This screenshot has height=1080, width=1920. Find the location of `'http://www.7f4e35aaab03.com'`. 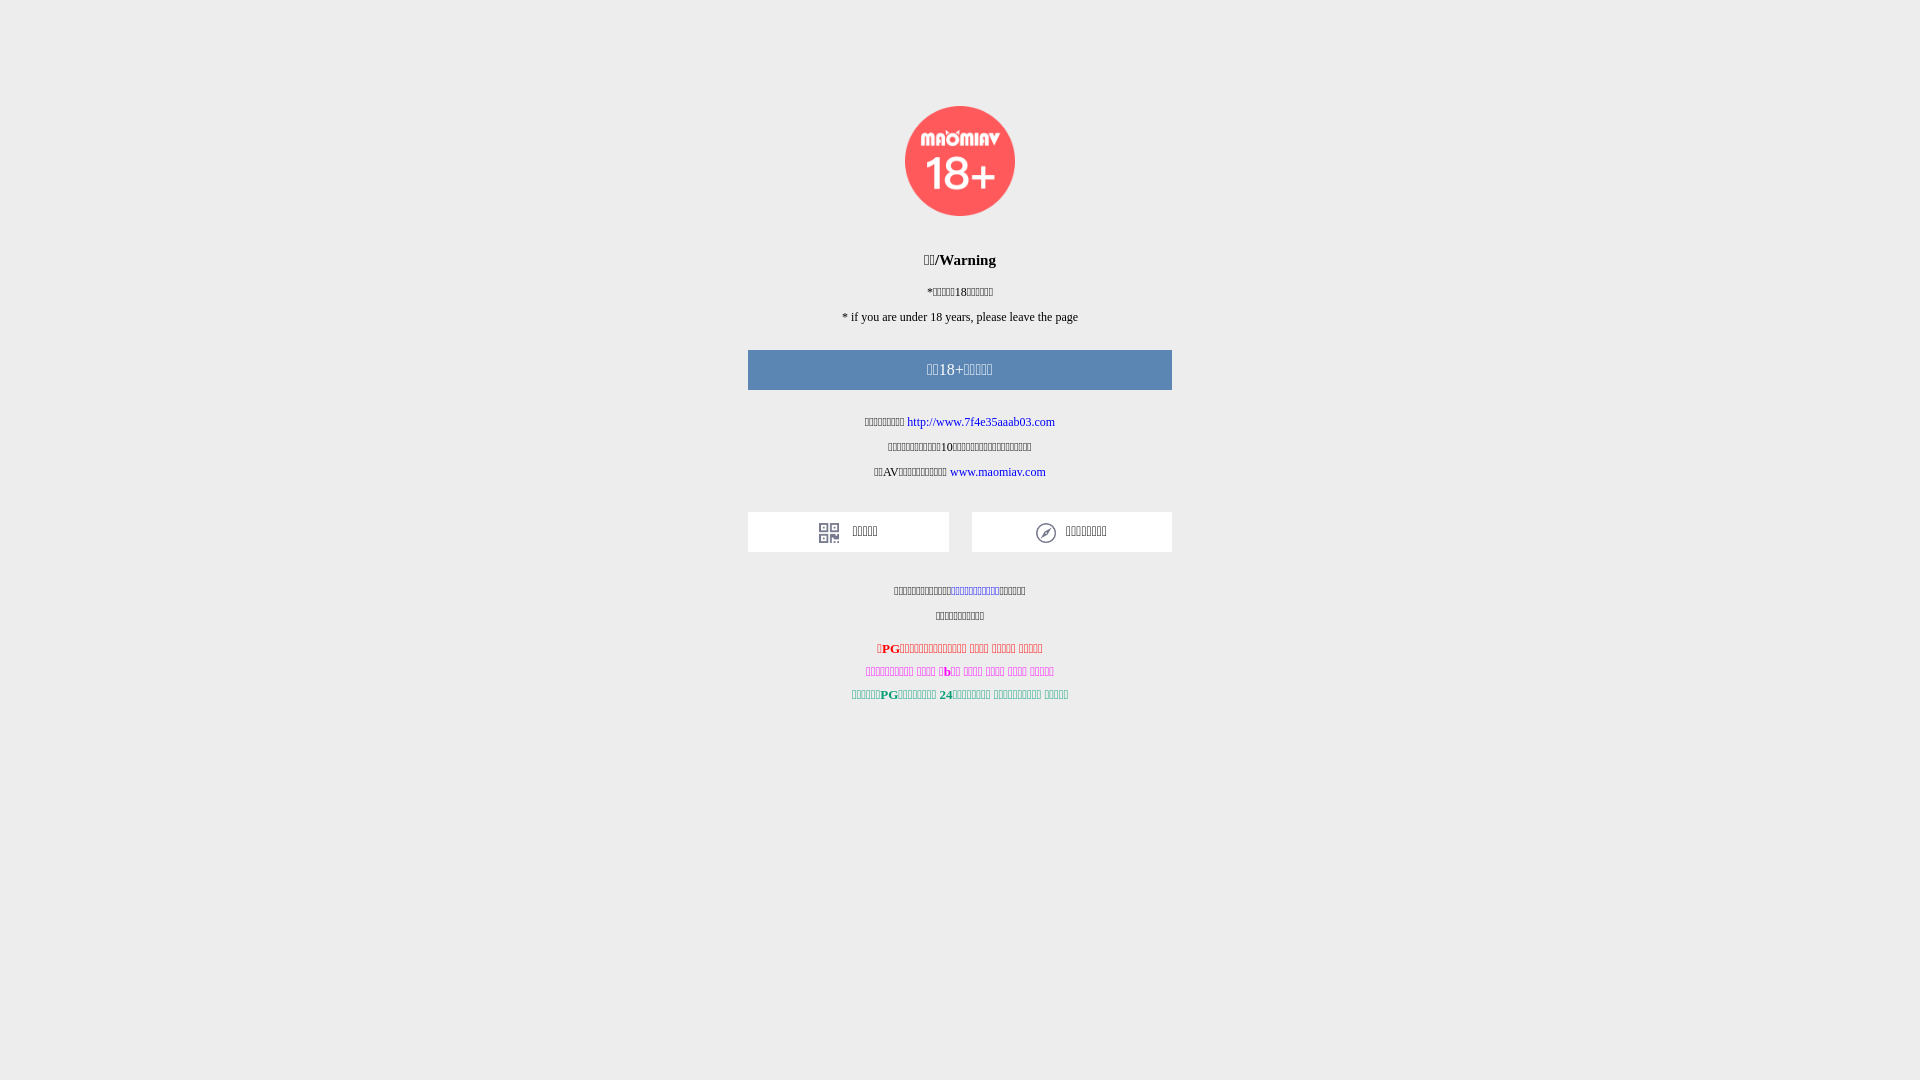

'http://www.7f4e35aaab03.com' is located at coordinates (980, 420).